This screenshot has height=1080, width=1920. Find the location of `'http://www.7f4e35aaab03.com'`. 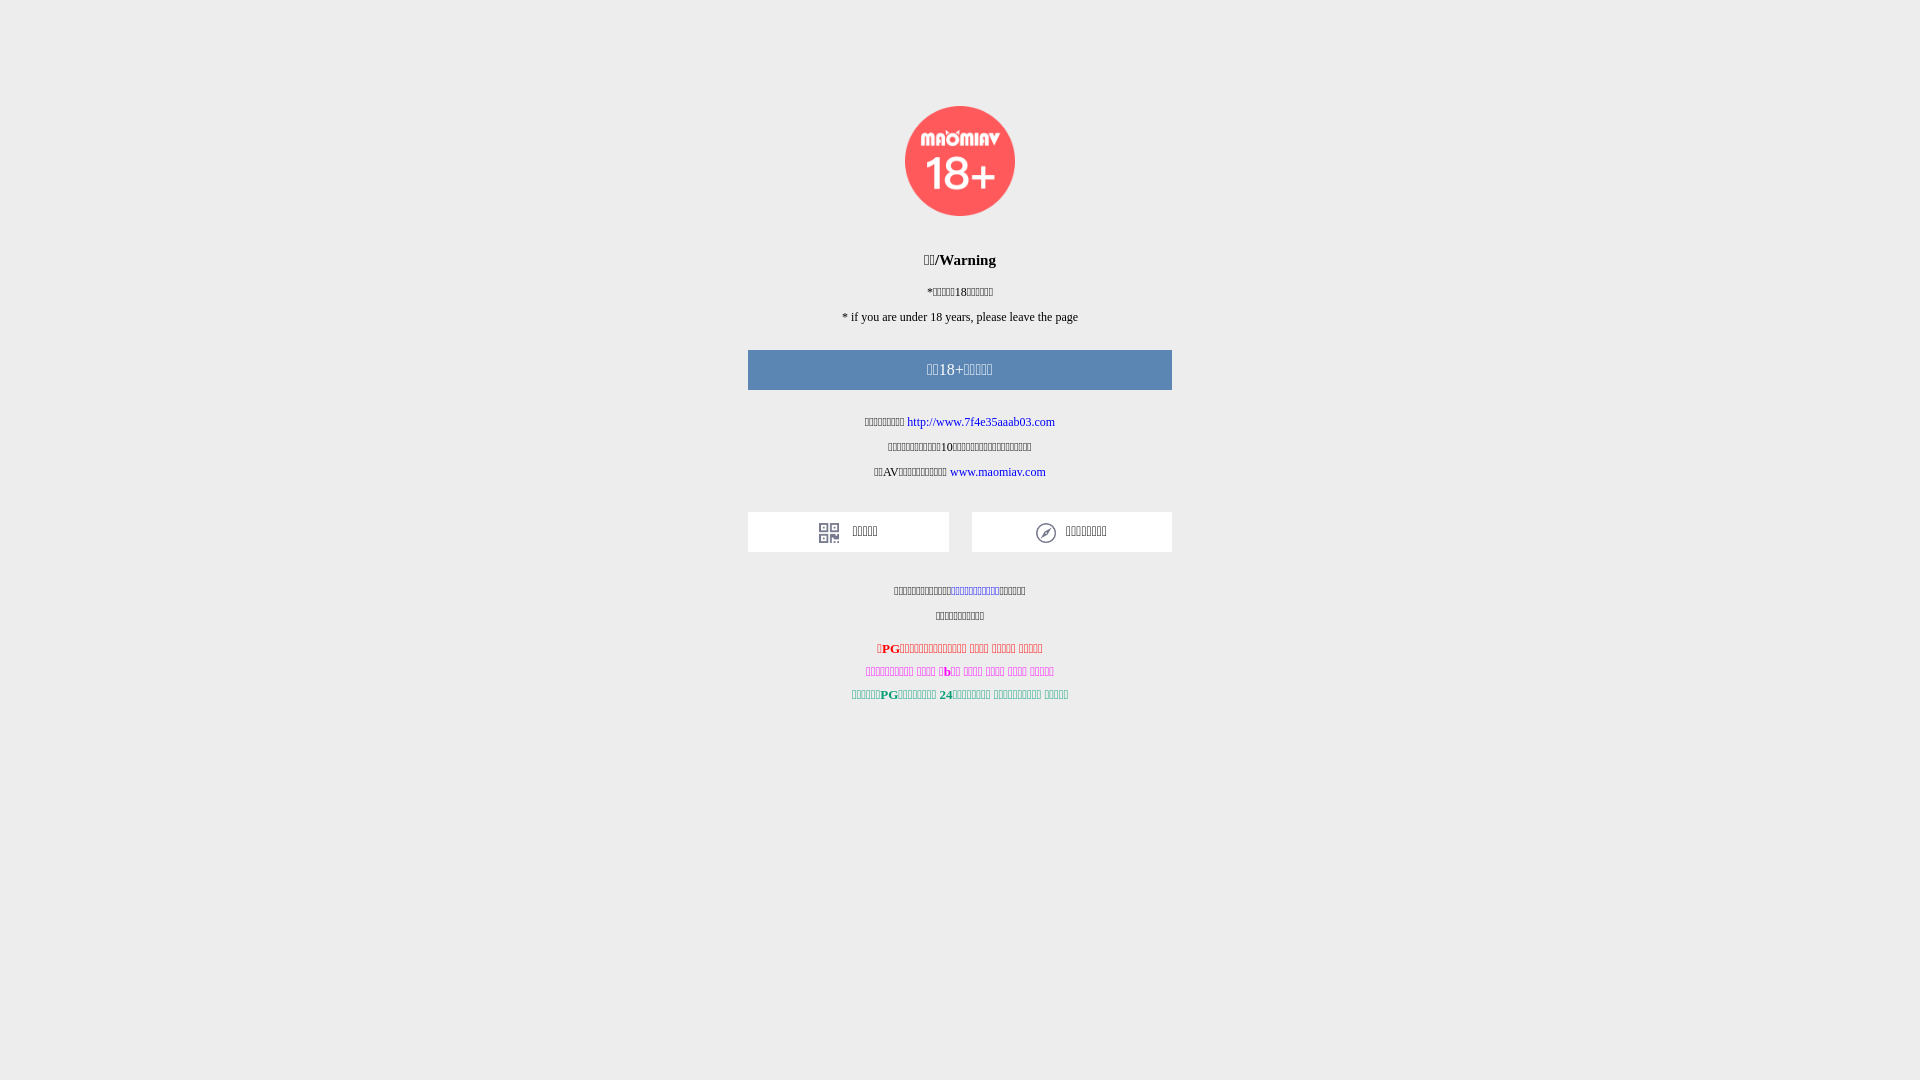

'http://www.7f4e35aaab03.com' is located at coordinates (980, 420).